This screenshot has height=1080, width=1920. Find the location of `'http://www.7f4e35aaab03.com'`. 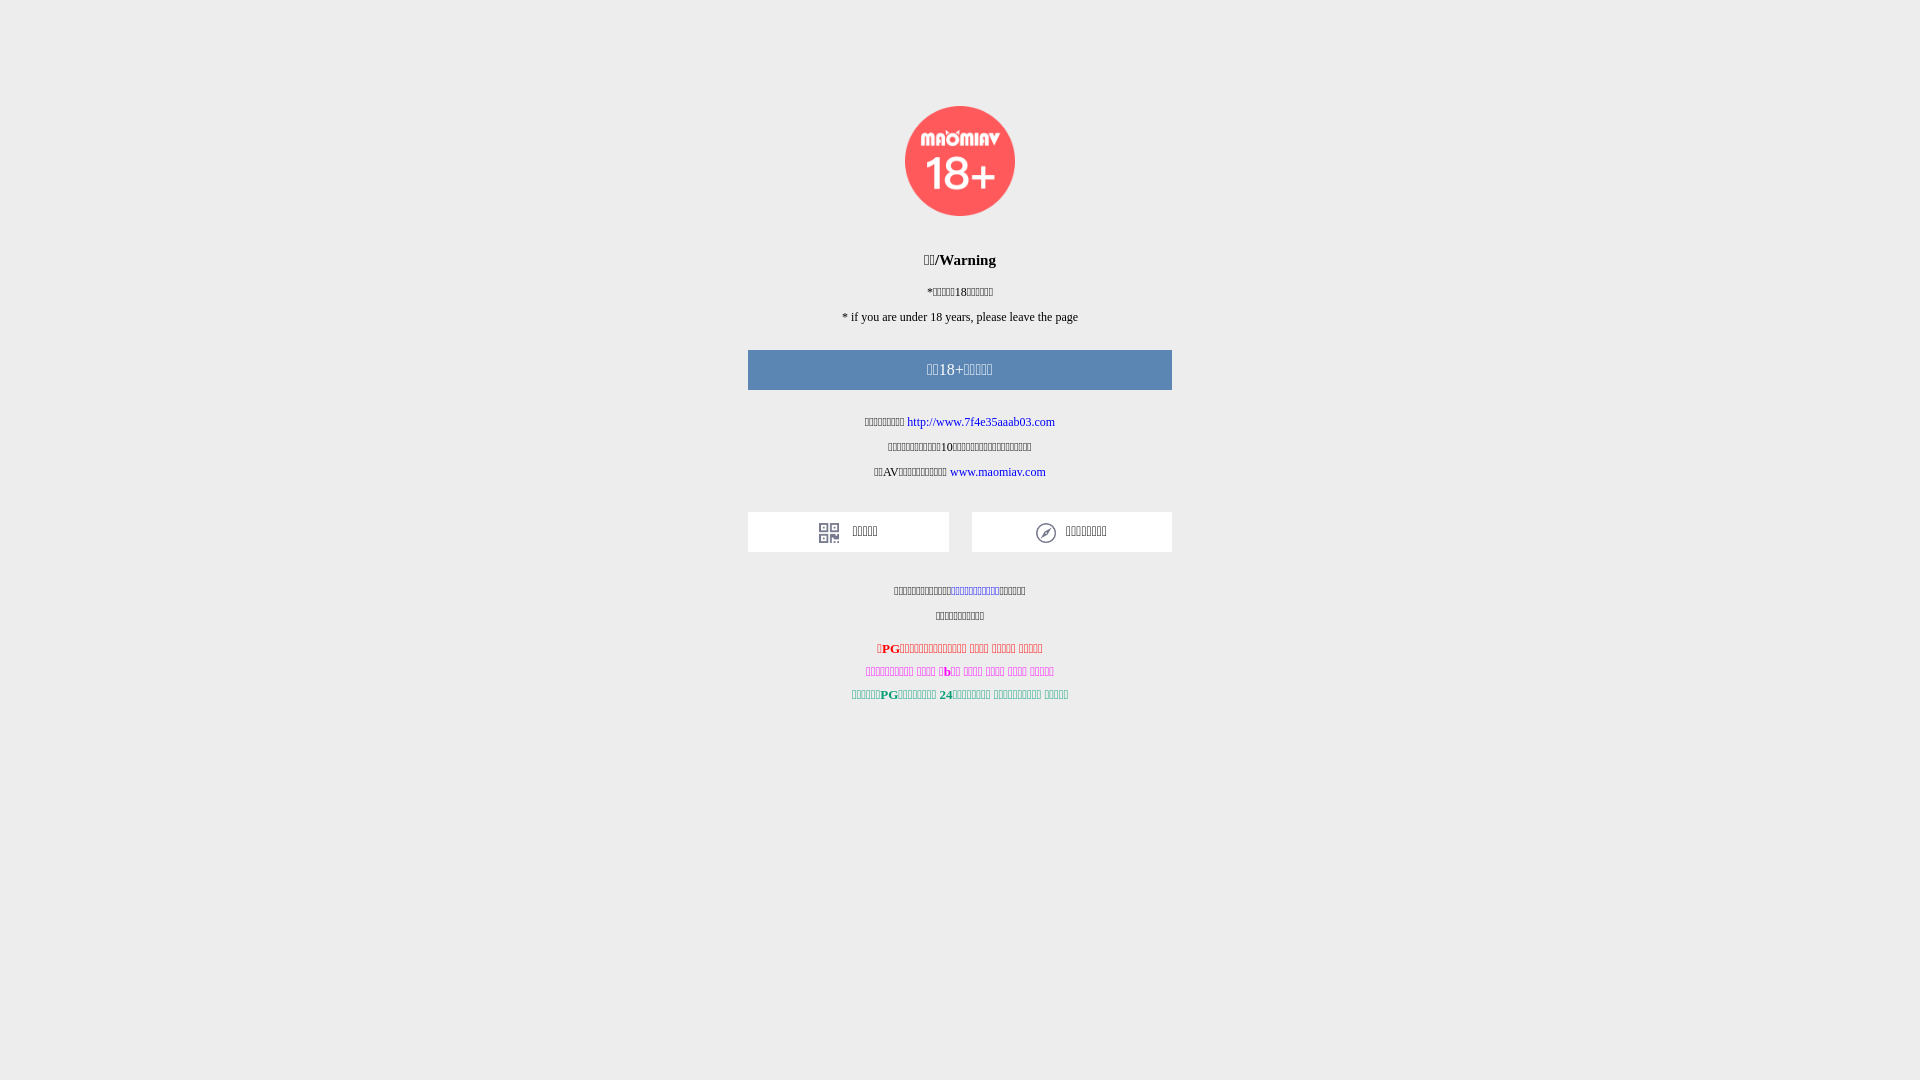

'http://www.7f4e35aaab03.com' is located at coordinates (980, 420).